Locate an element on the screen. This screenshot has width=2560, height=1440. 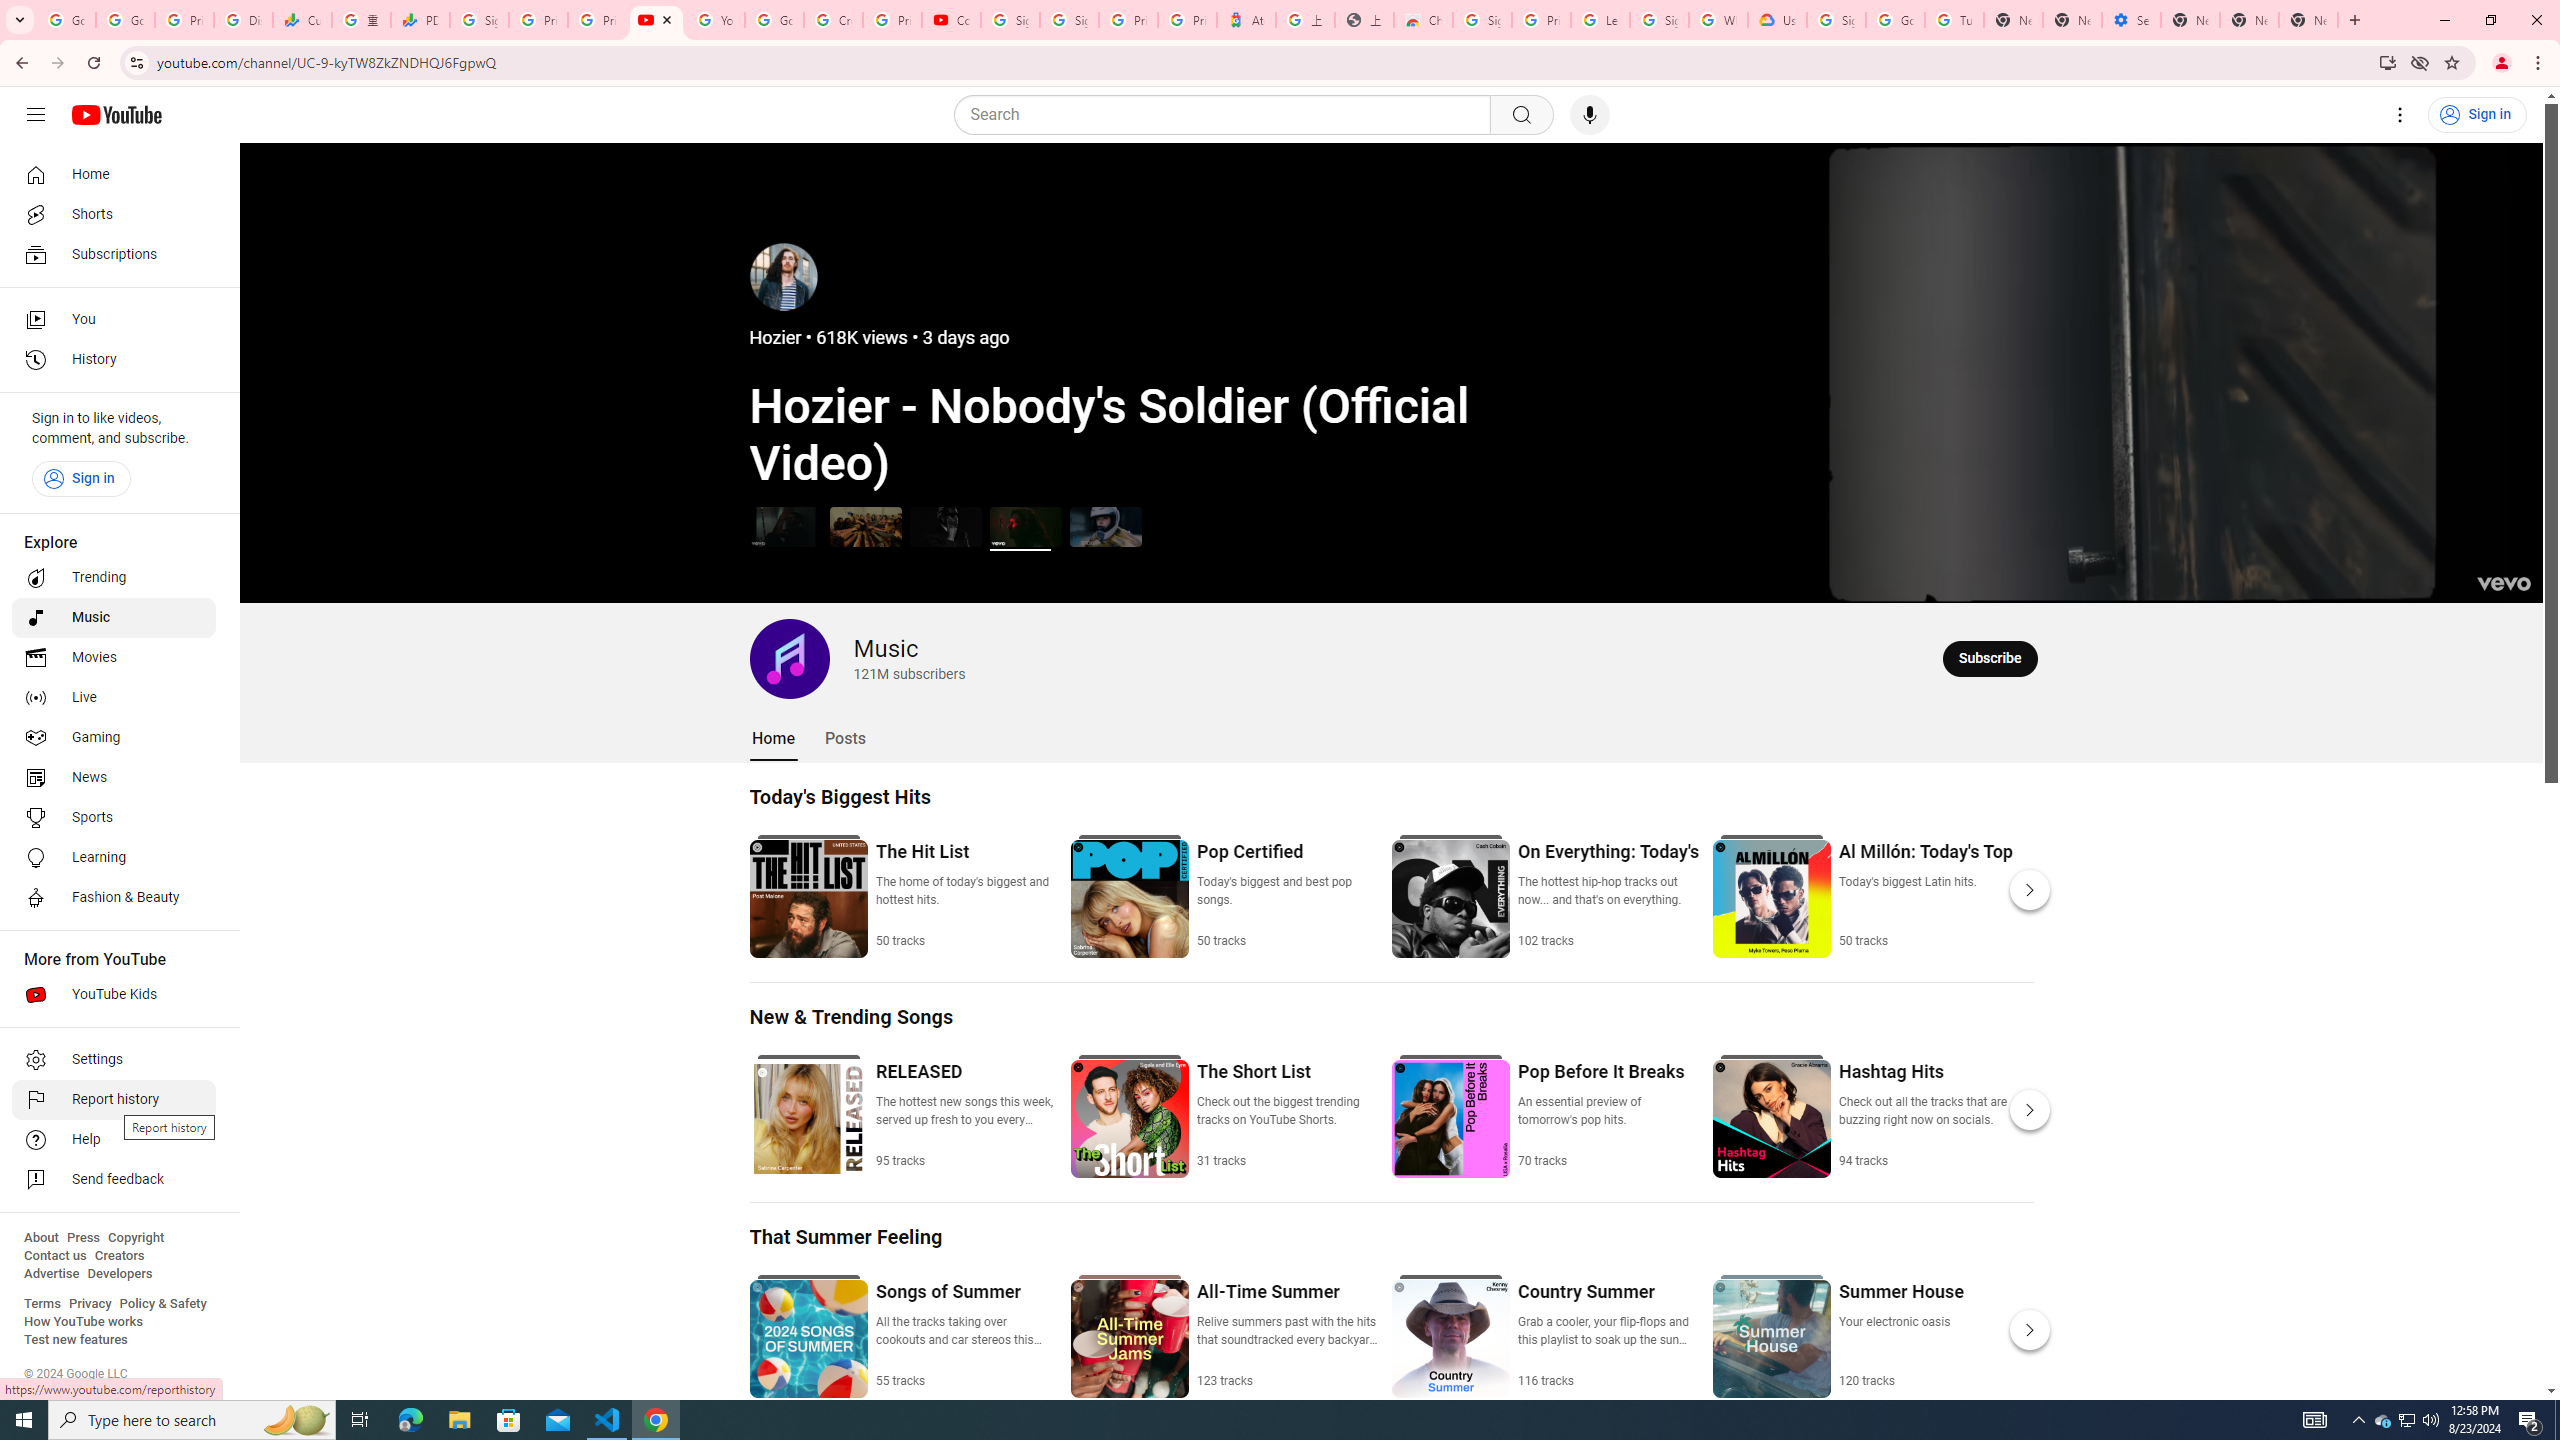
'History' is located at coordinates (113, 360).